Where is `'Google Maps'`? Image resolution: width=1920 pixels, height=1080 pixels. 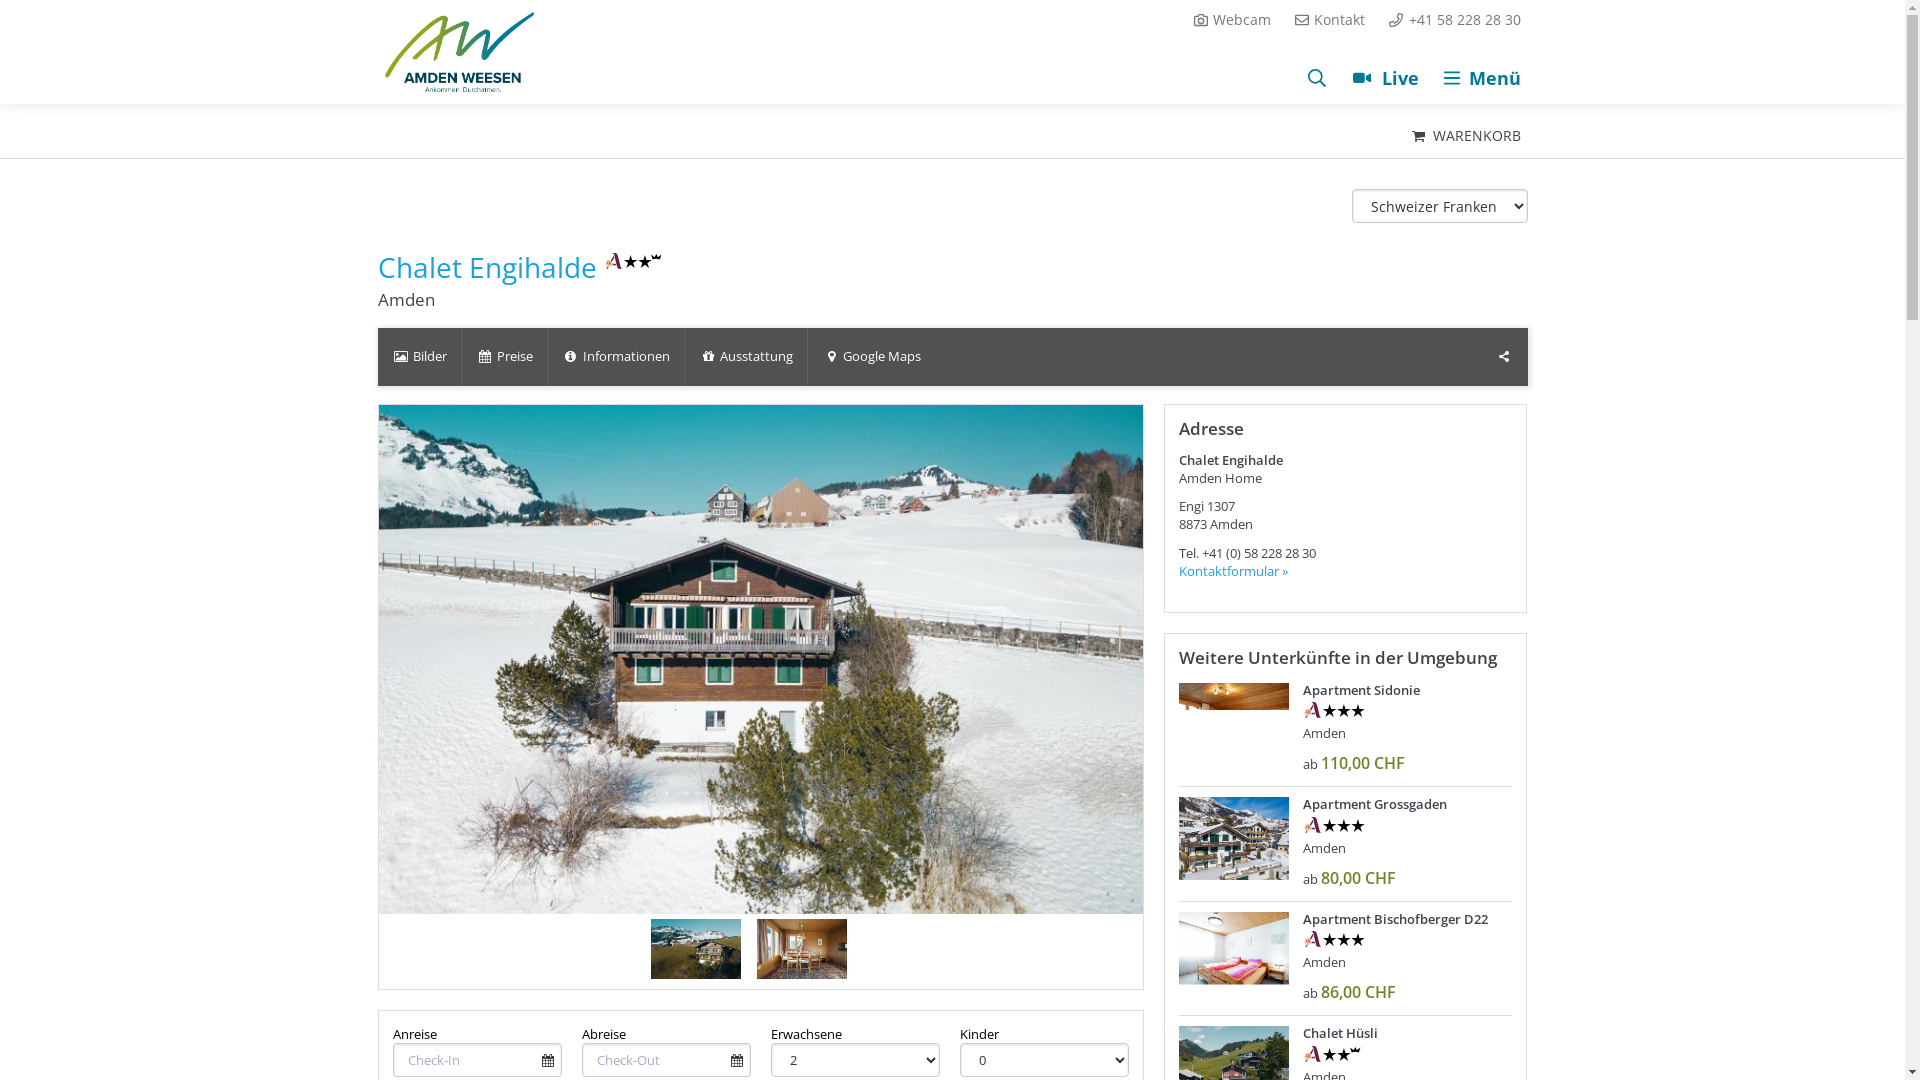
'Google Maps' is located at coordinates (871, 356).